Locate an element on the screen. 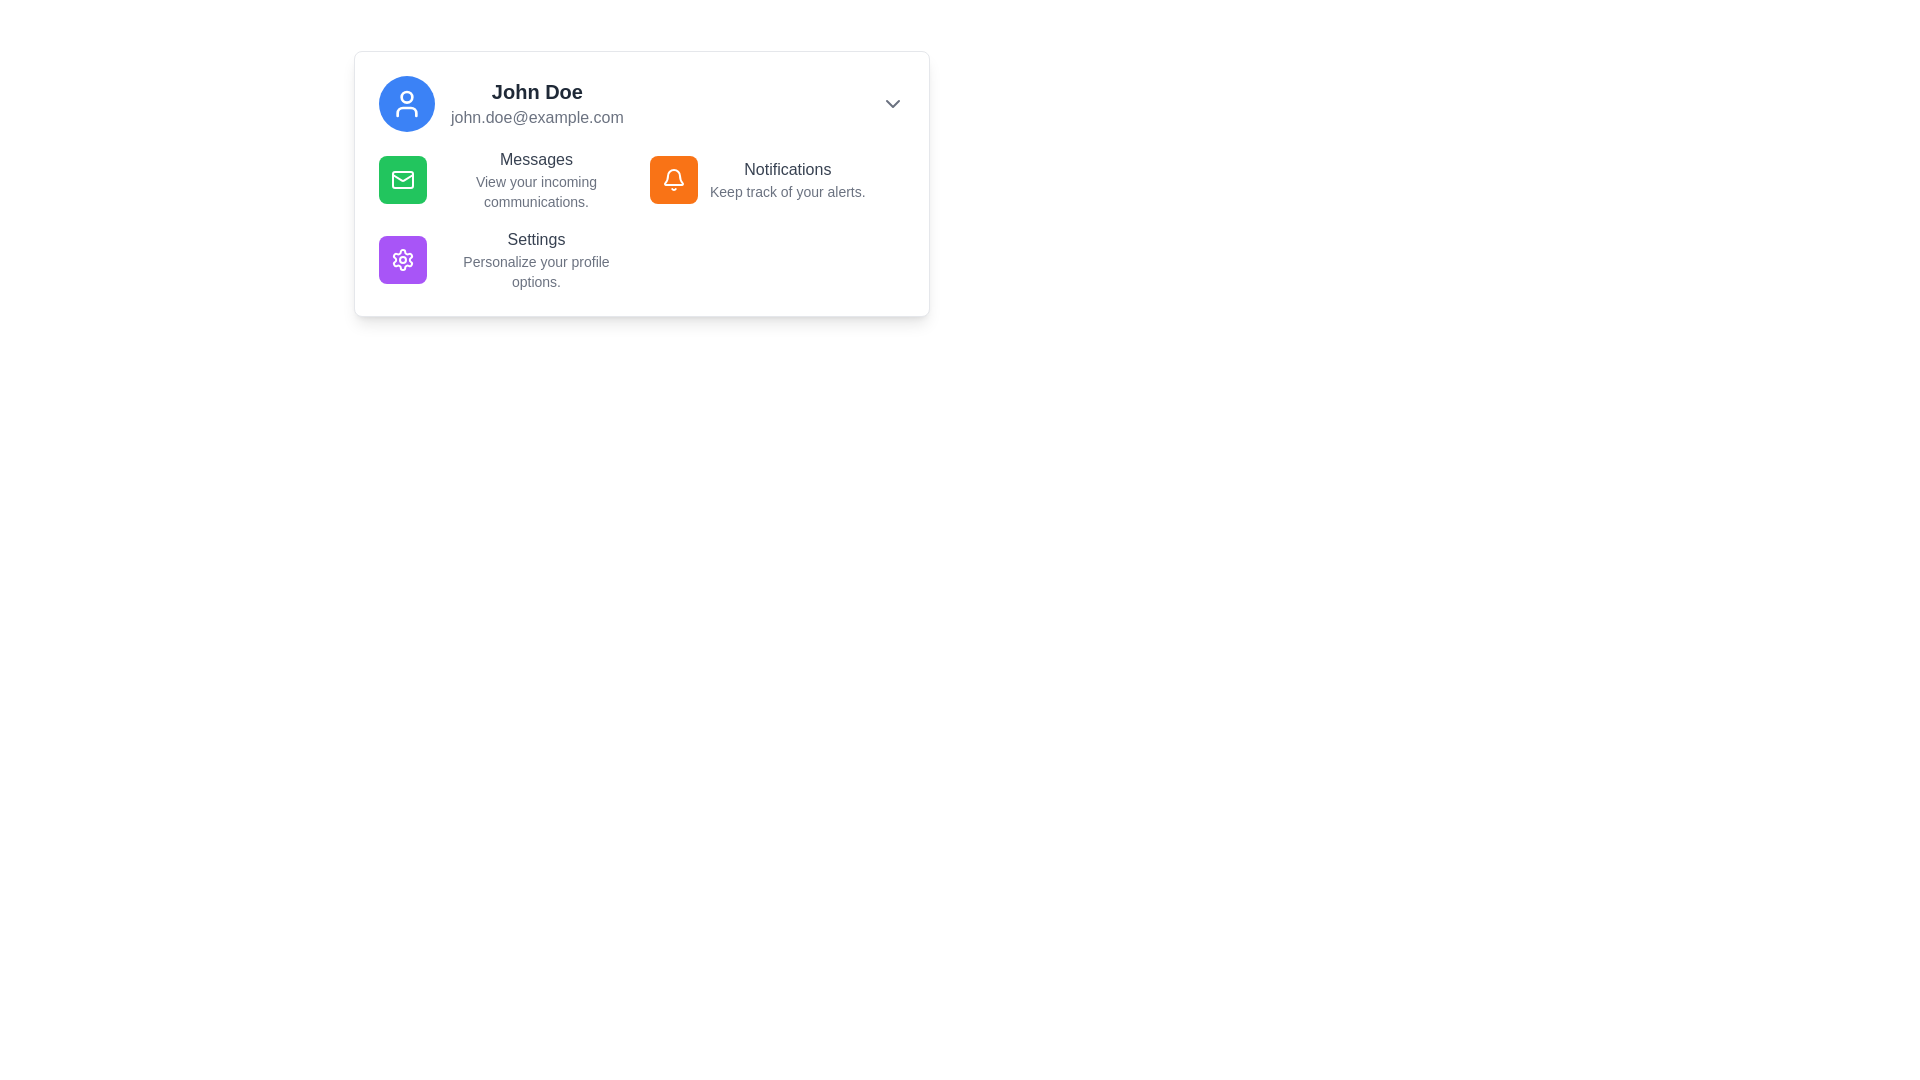  the 'Settings' button, which is a purple square icon with a gear symbol and the label 'Settings' is located at coordinates (506, 258).